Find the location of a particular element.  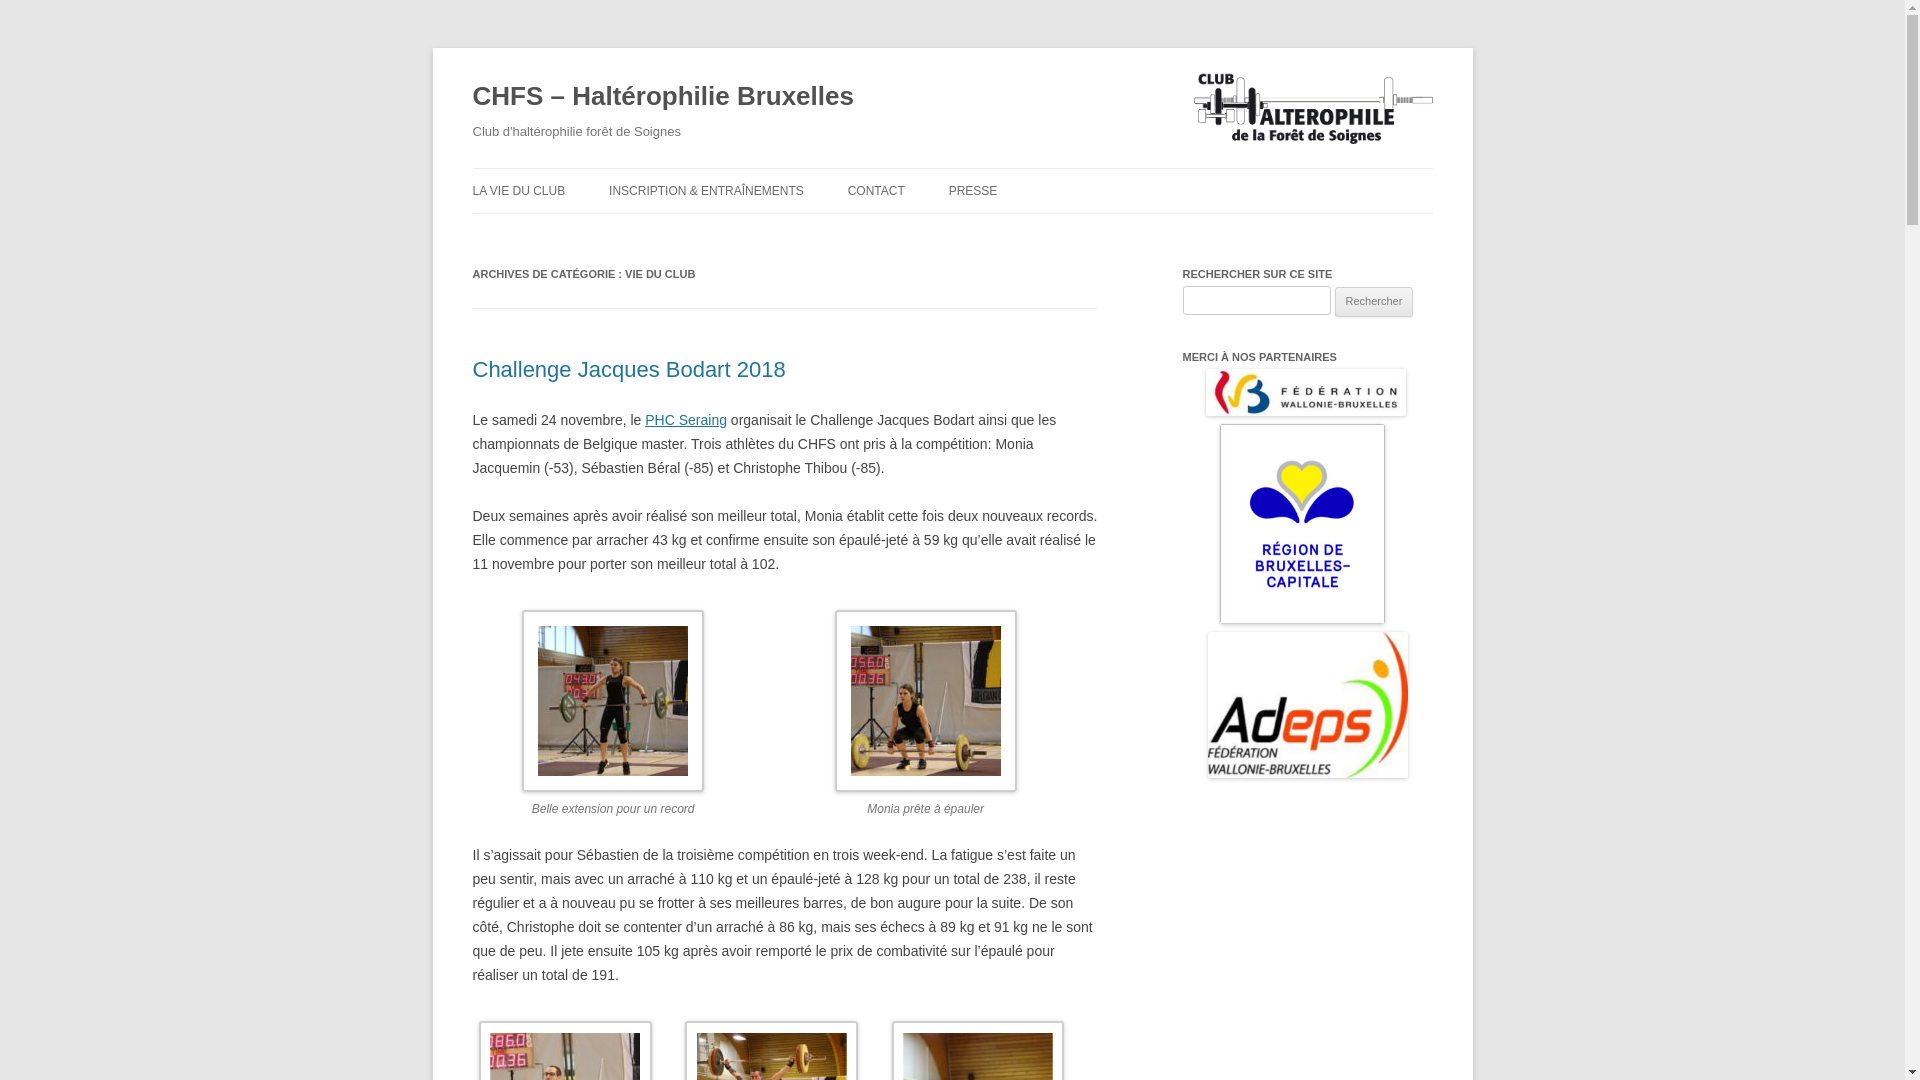

'Rechercher' is located at coordinates (1373, 301).